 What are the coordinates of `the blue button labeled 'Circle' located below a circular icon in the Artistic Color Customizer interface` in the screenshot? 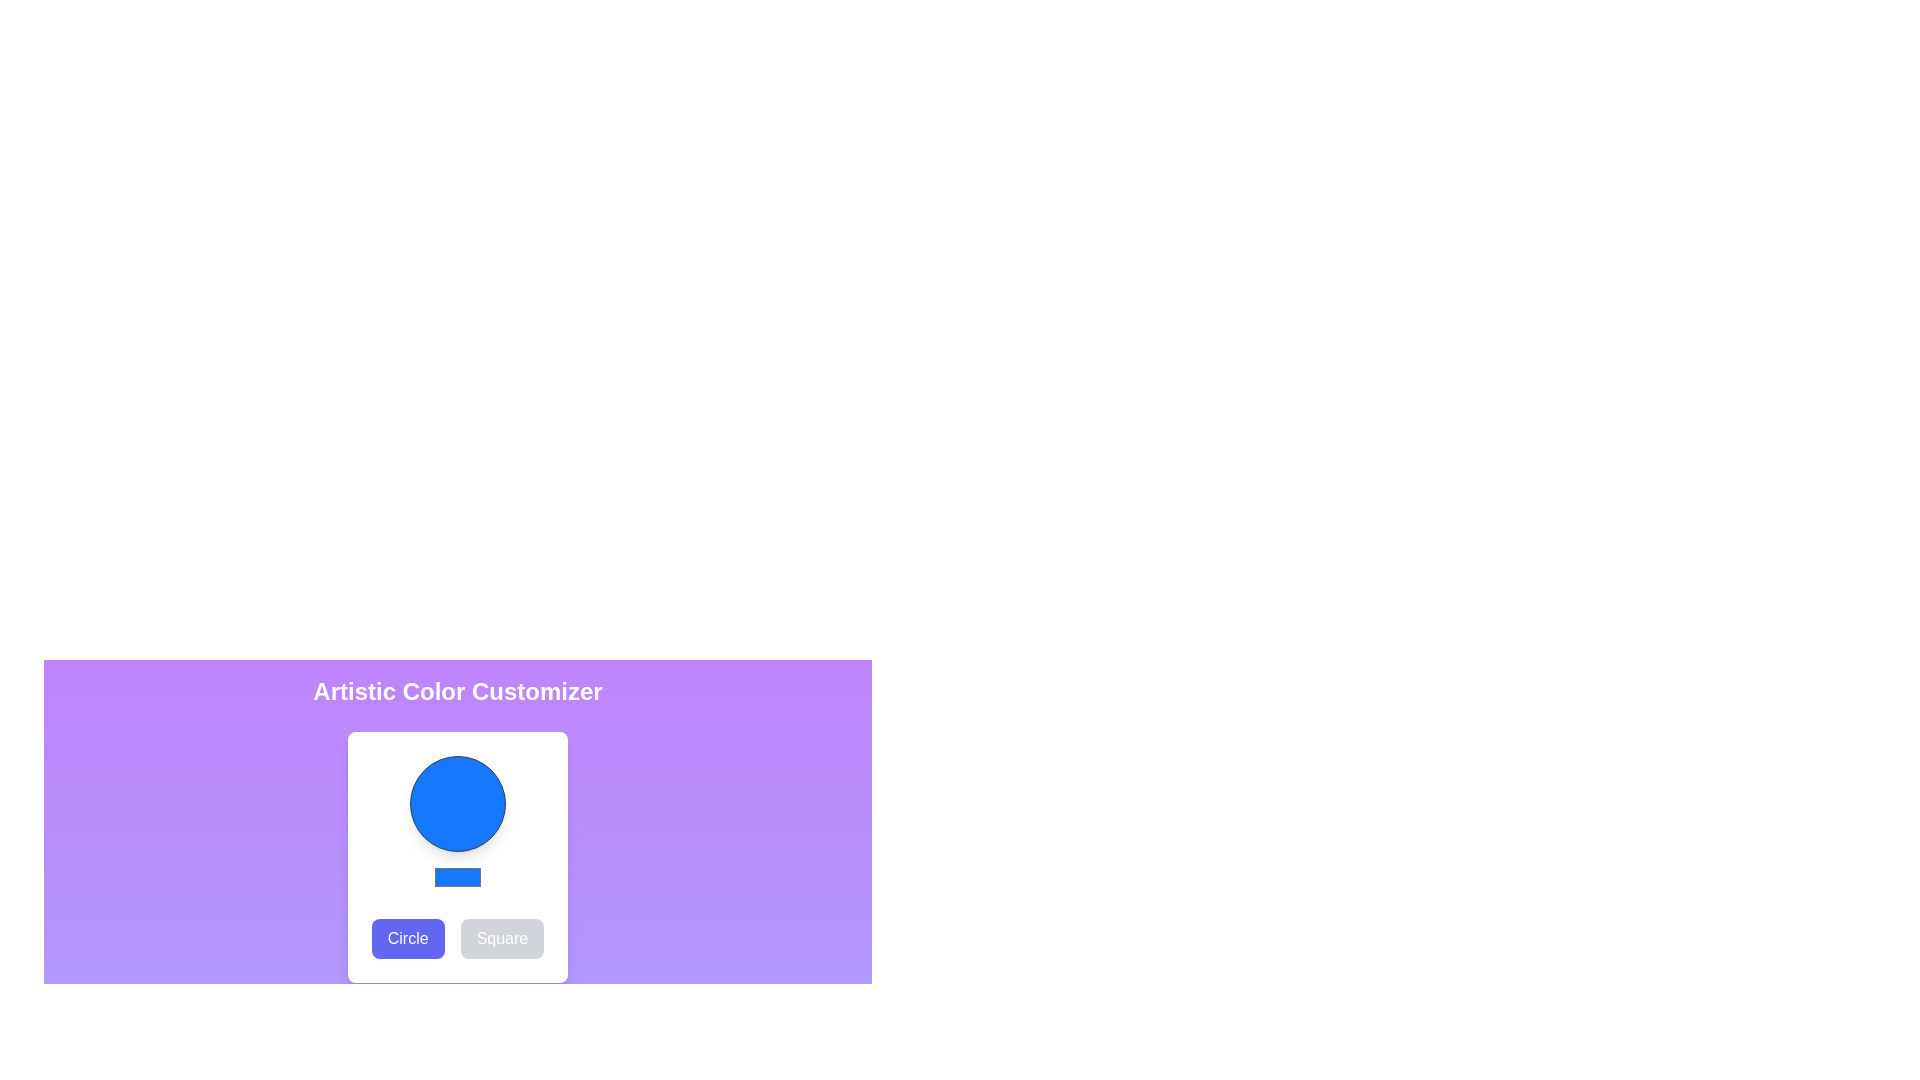 It's located at (407, 938).